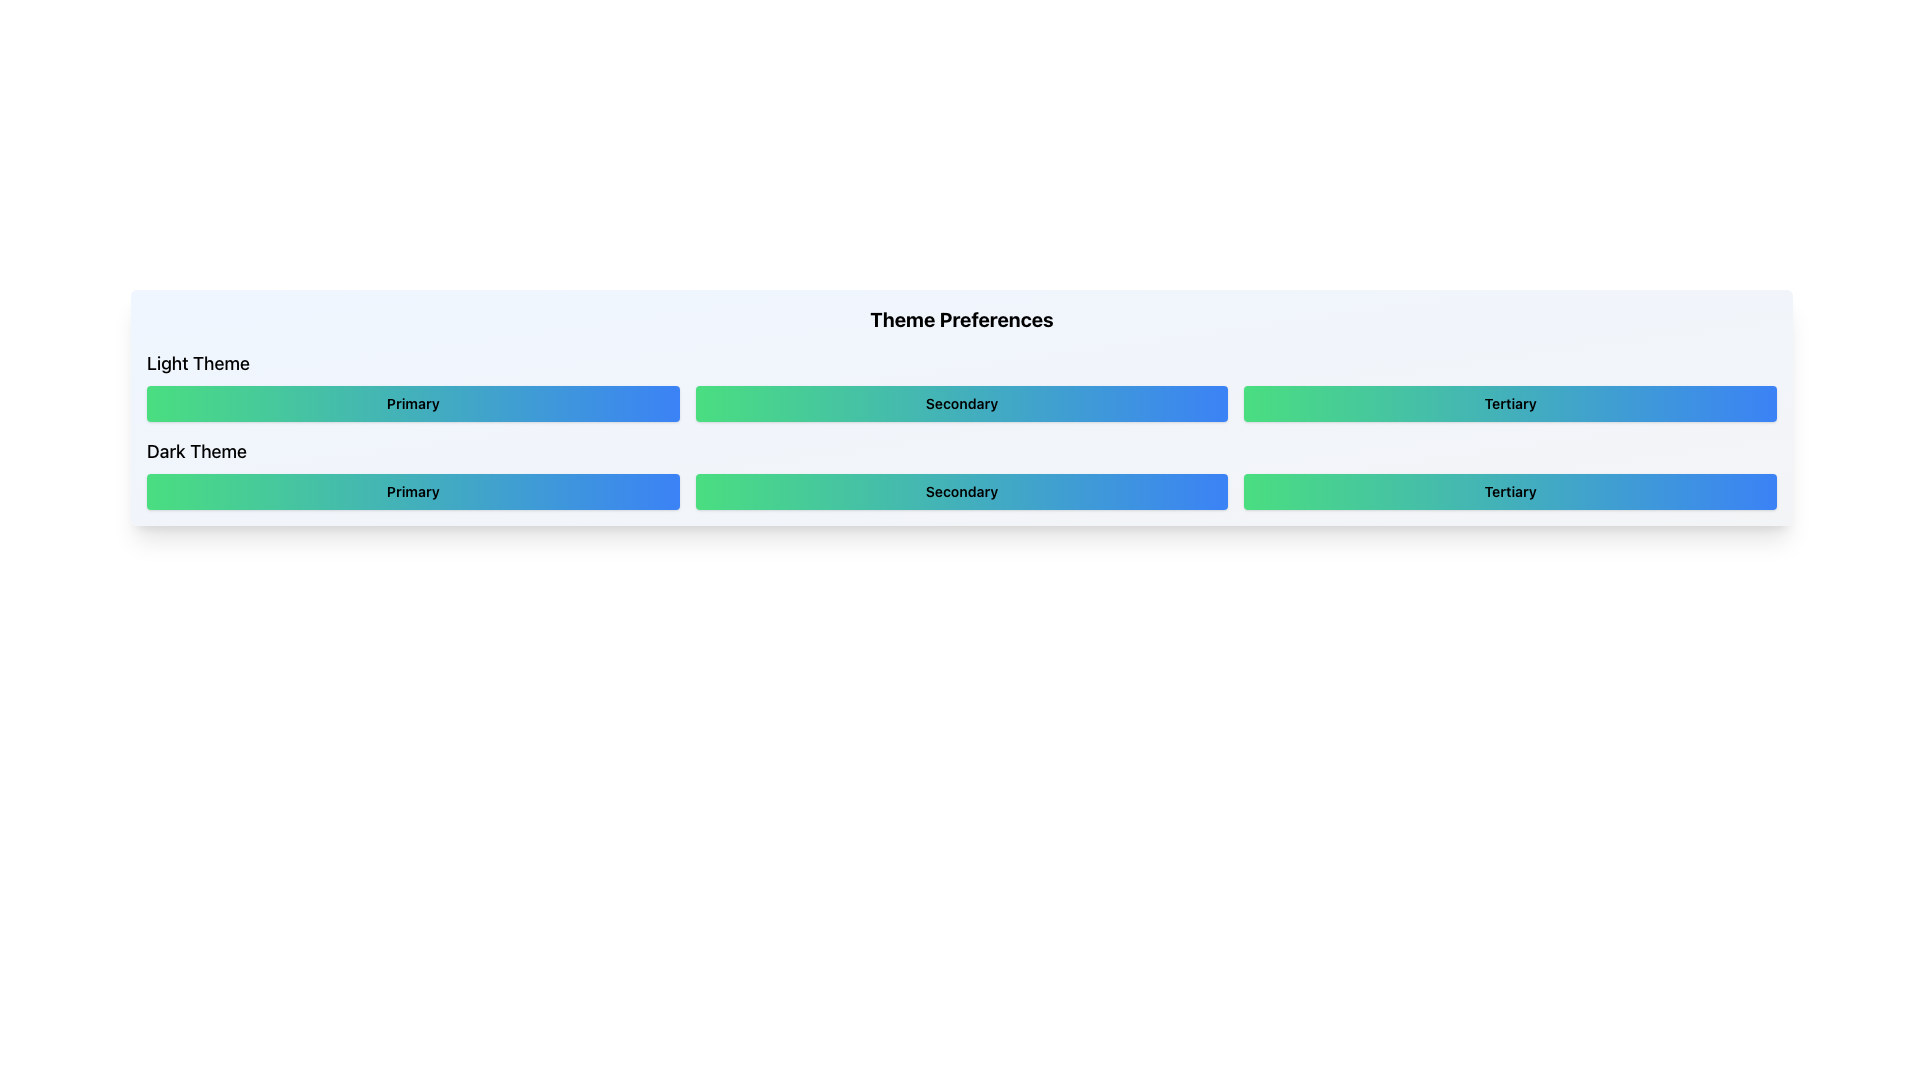 This screenshot has height=1080, width=1920. I want to click on the text label reading 'Light Theme' which is positioned above the buttons labeled 'Primary', 'Secondary', and 'Tertiary', so click(198, 363).